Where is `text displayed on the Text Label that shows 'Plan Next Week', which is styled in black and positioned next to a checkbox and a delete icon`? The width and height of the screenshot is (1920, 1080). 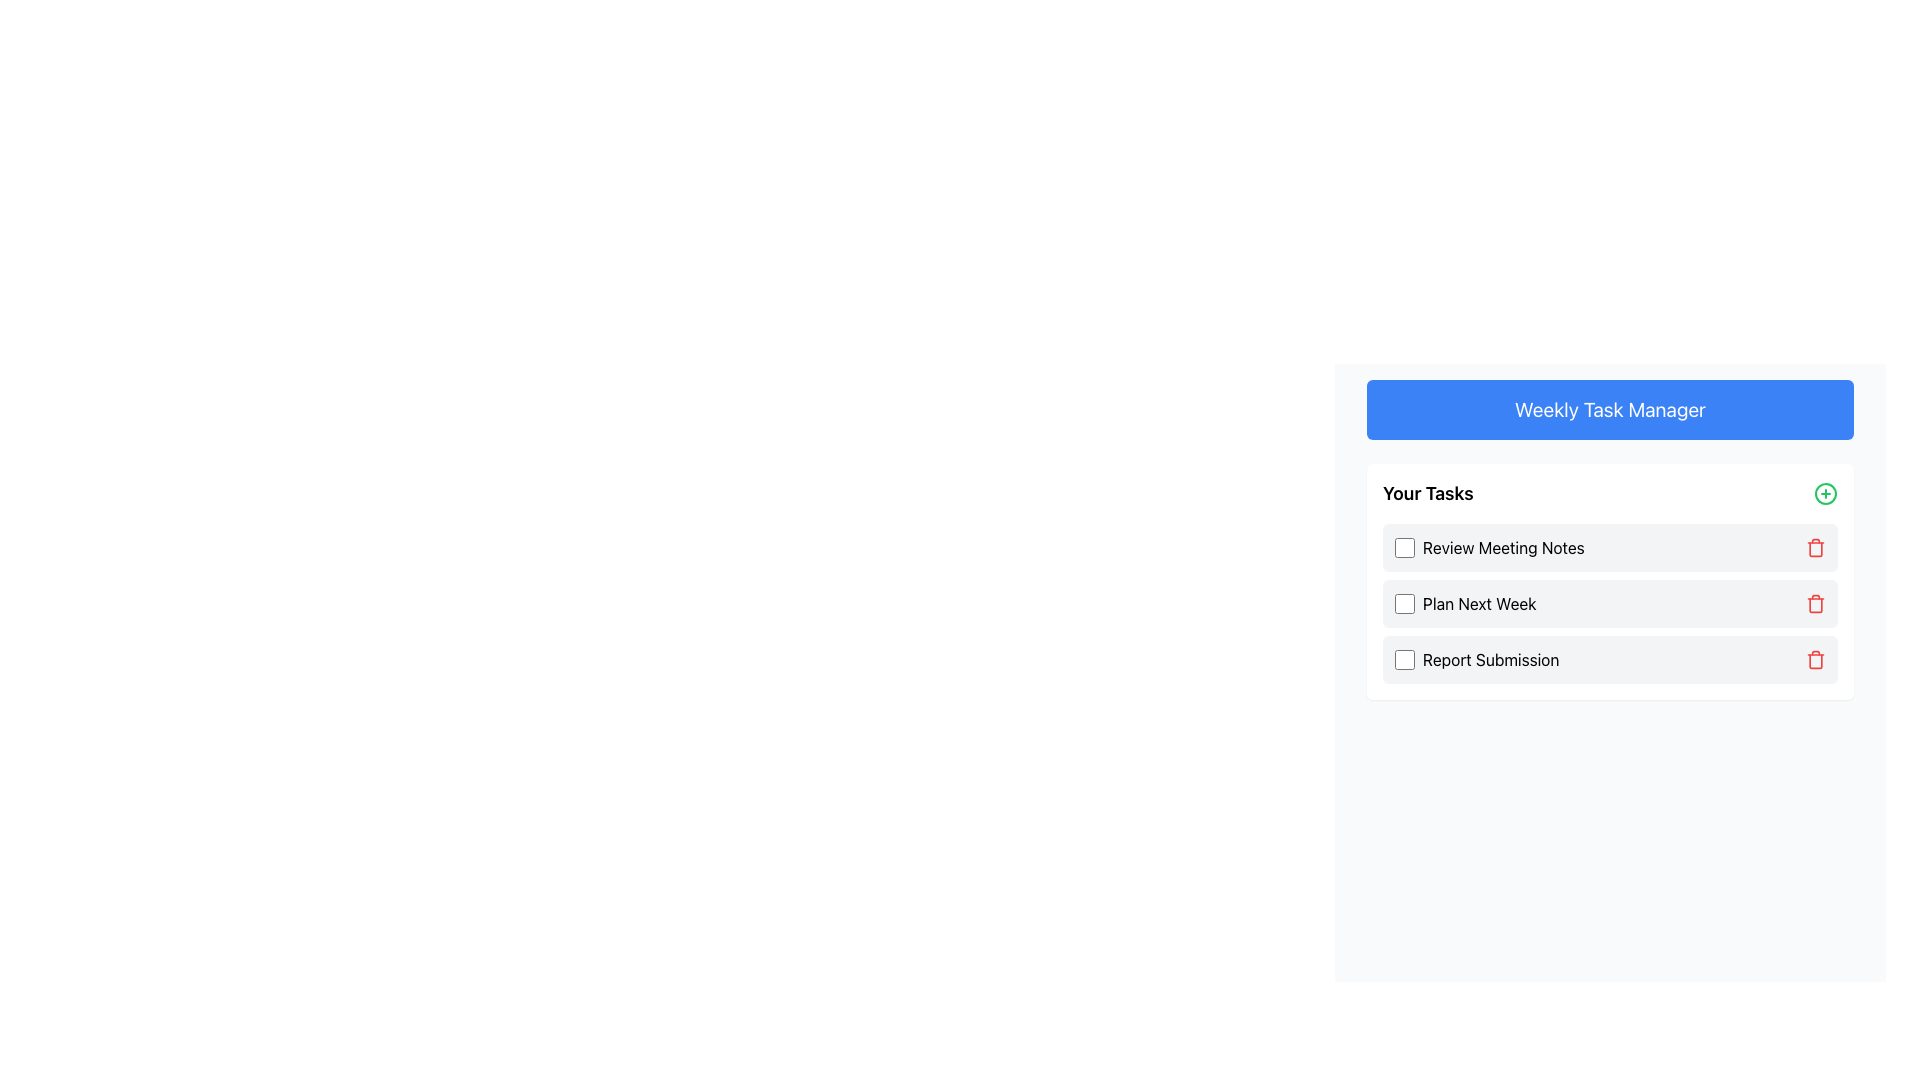
text displayed on the Text Label that shows 'Plan Next Week', which is styled in black and positioned next to a checkbox and a delete icon is located at coordinates (1479, 603).